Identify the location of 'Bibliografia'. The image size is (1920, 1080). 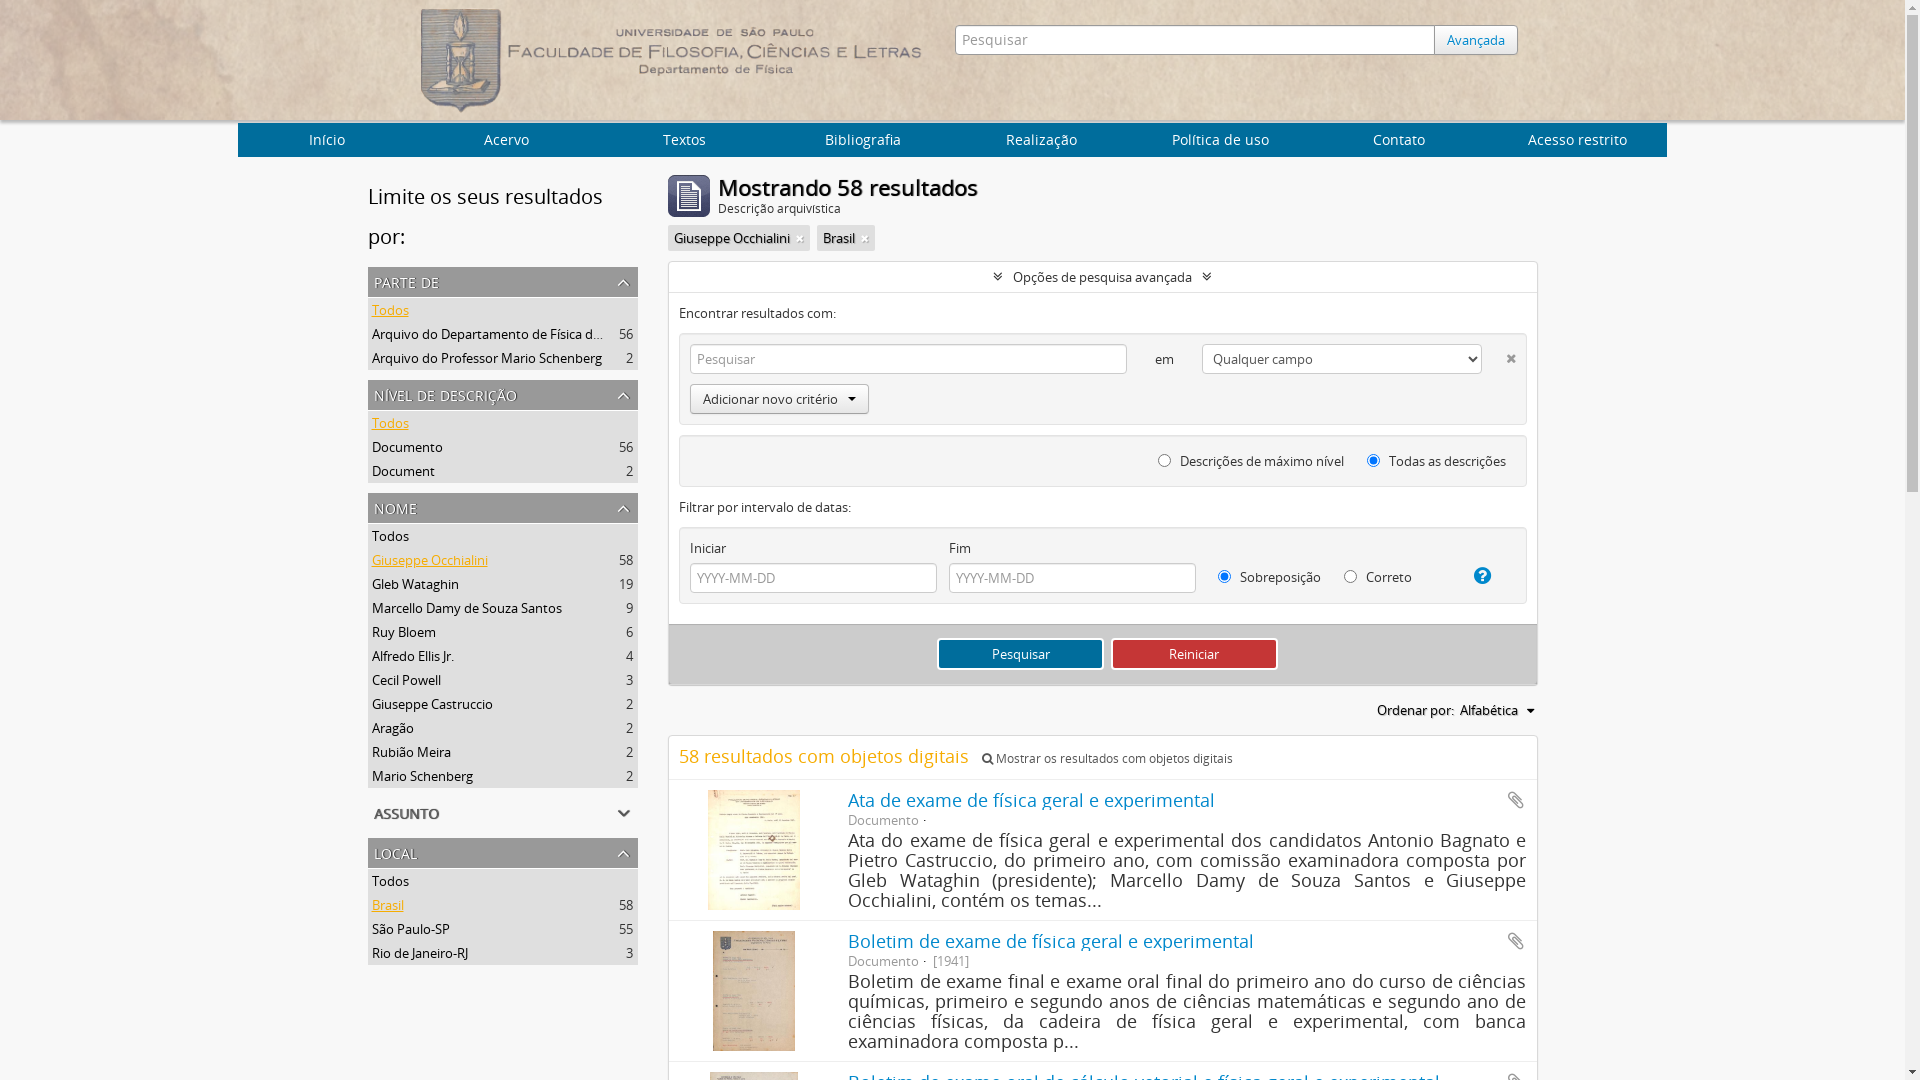
(772, 138).